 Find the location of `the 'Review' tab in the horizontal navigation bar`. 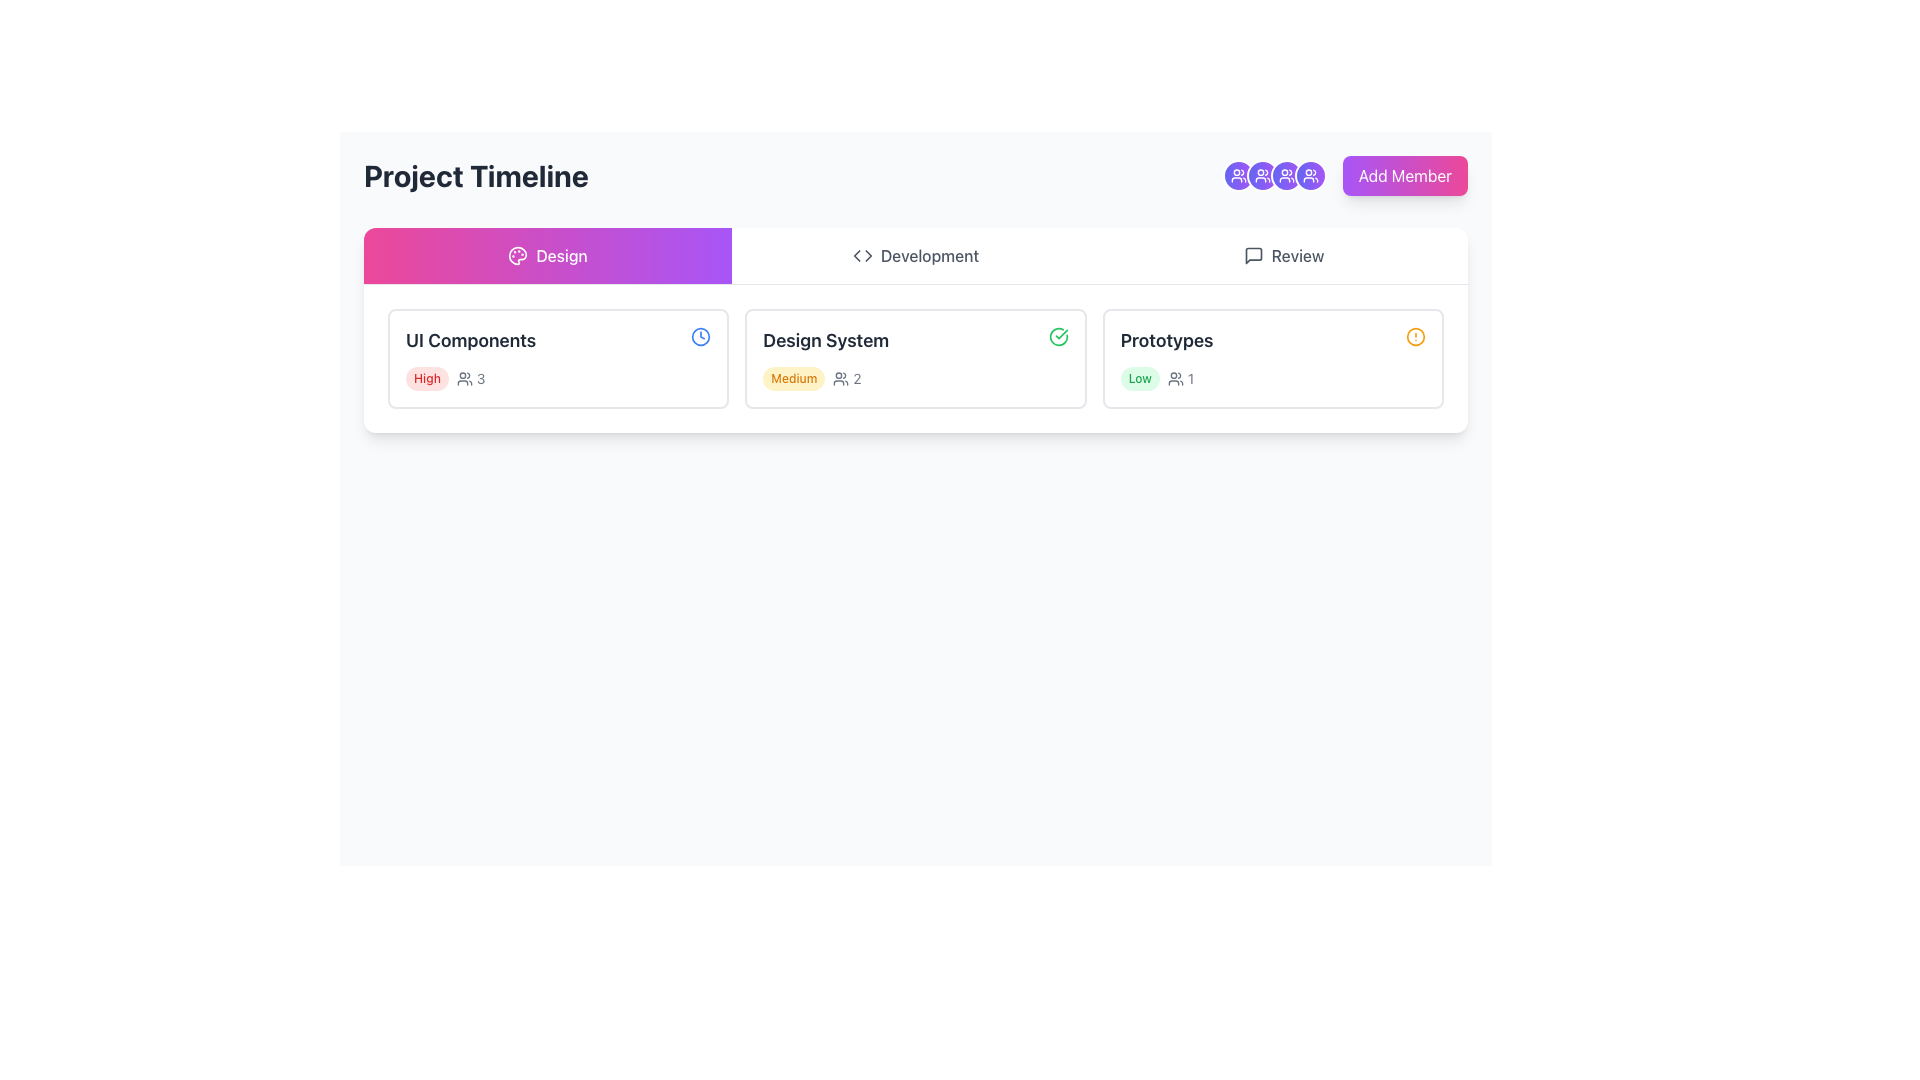

the 'Review' tab in the horizontal navigation bar is located at coordinates (1283, 254).